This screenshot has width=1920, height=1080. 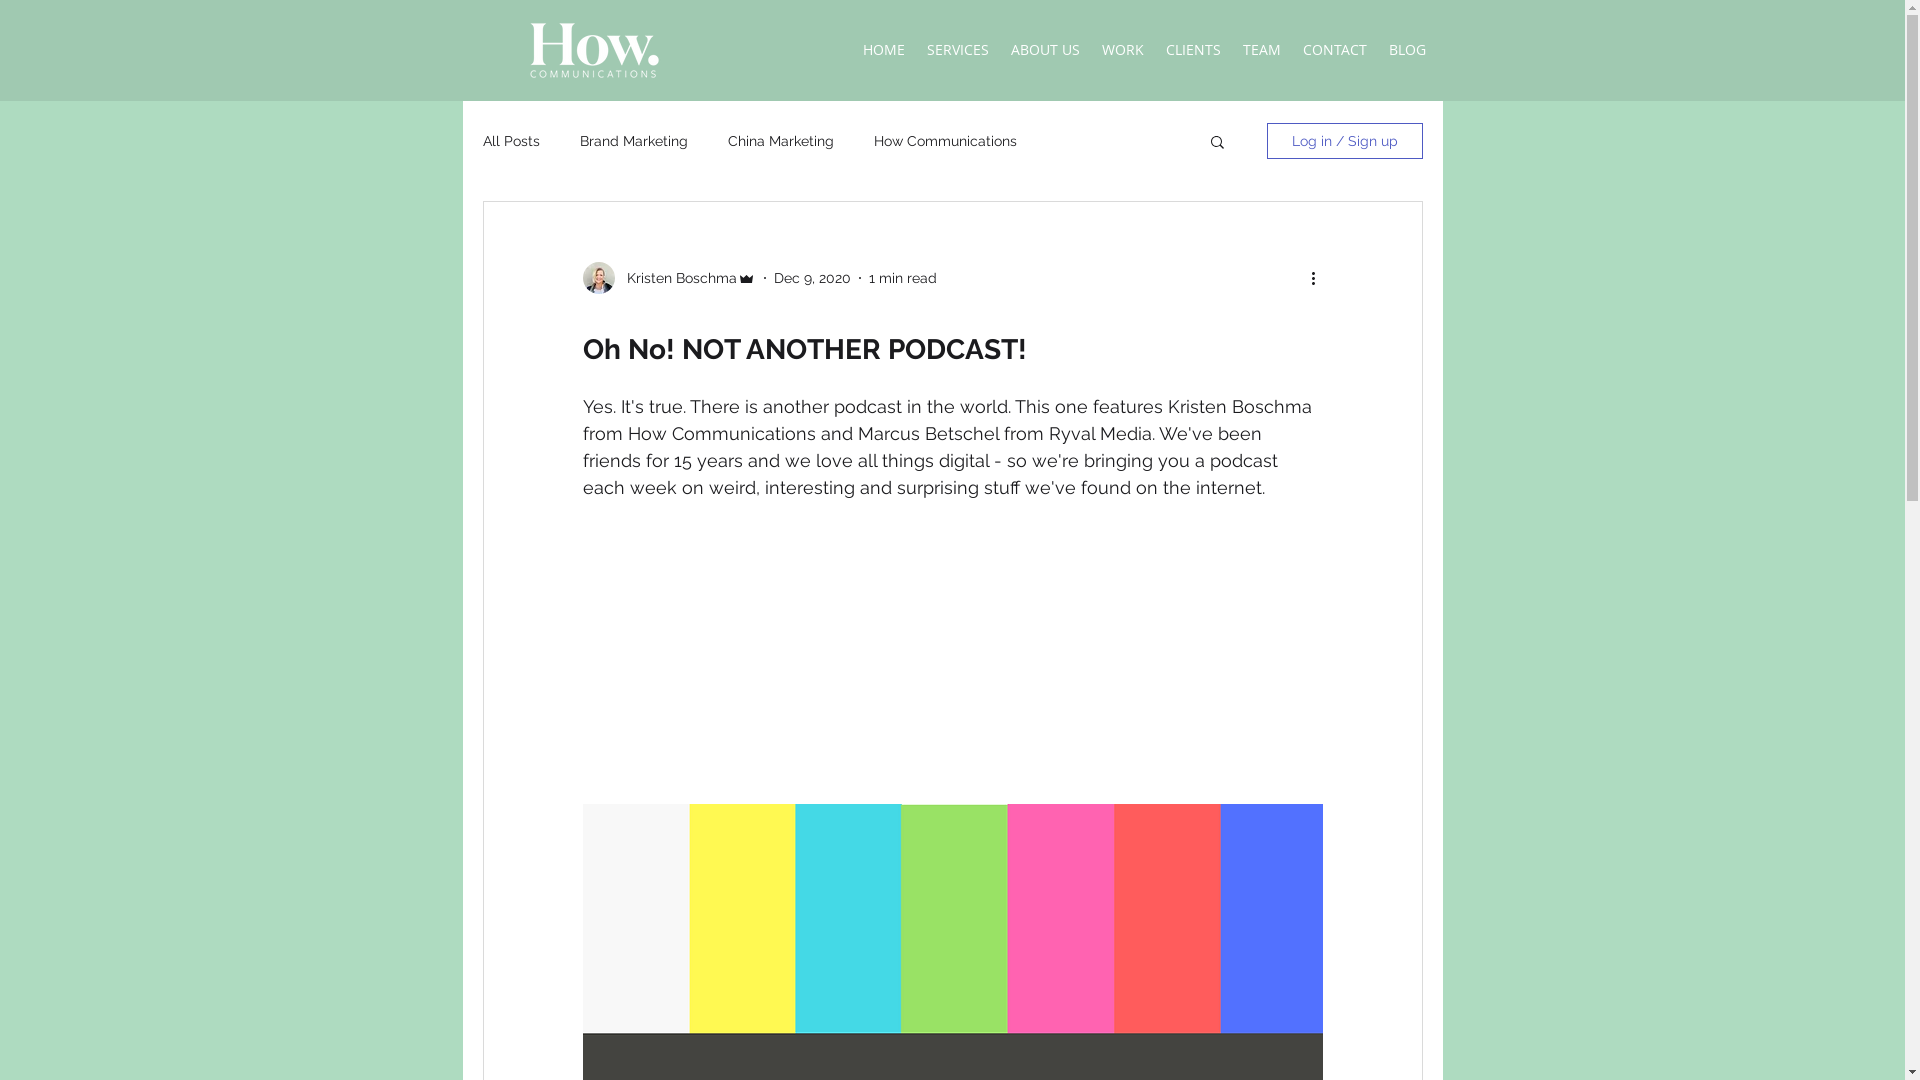 I want to click on 'HOME', so click(x=882, y=49).